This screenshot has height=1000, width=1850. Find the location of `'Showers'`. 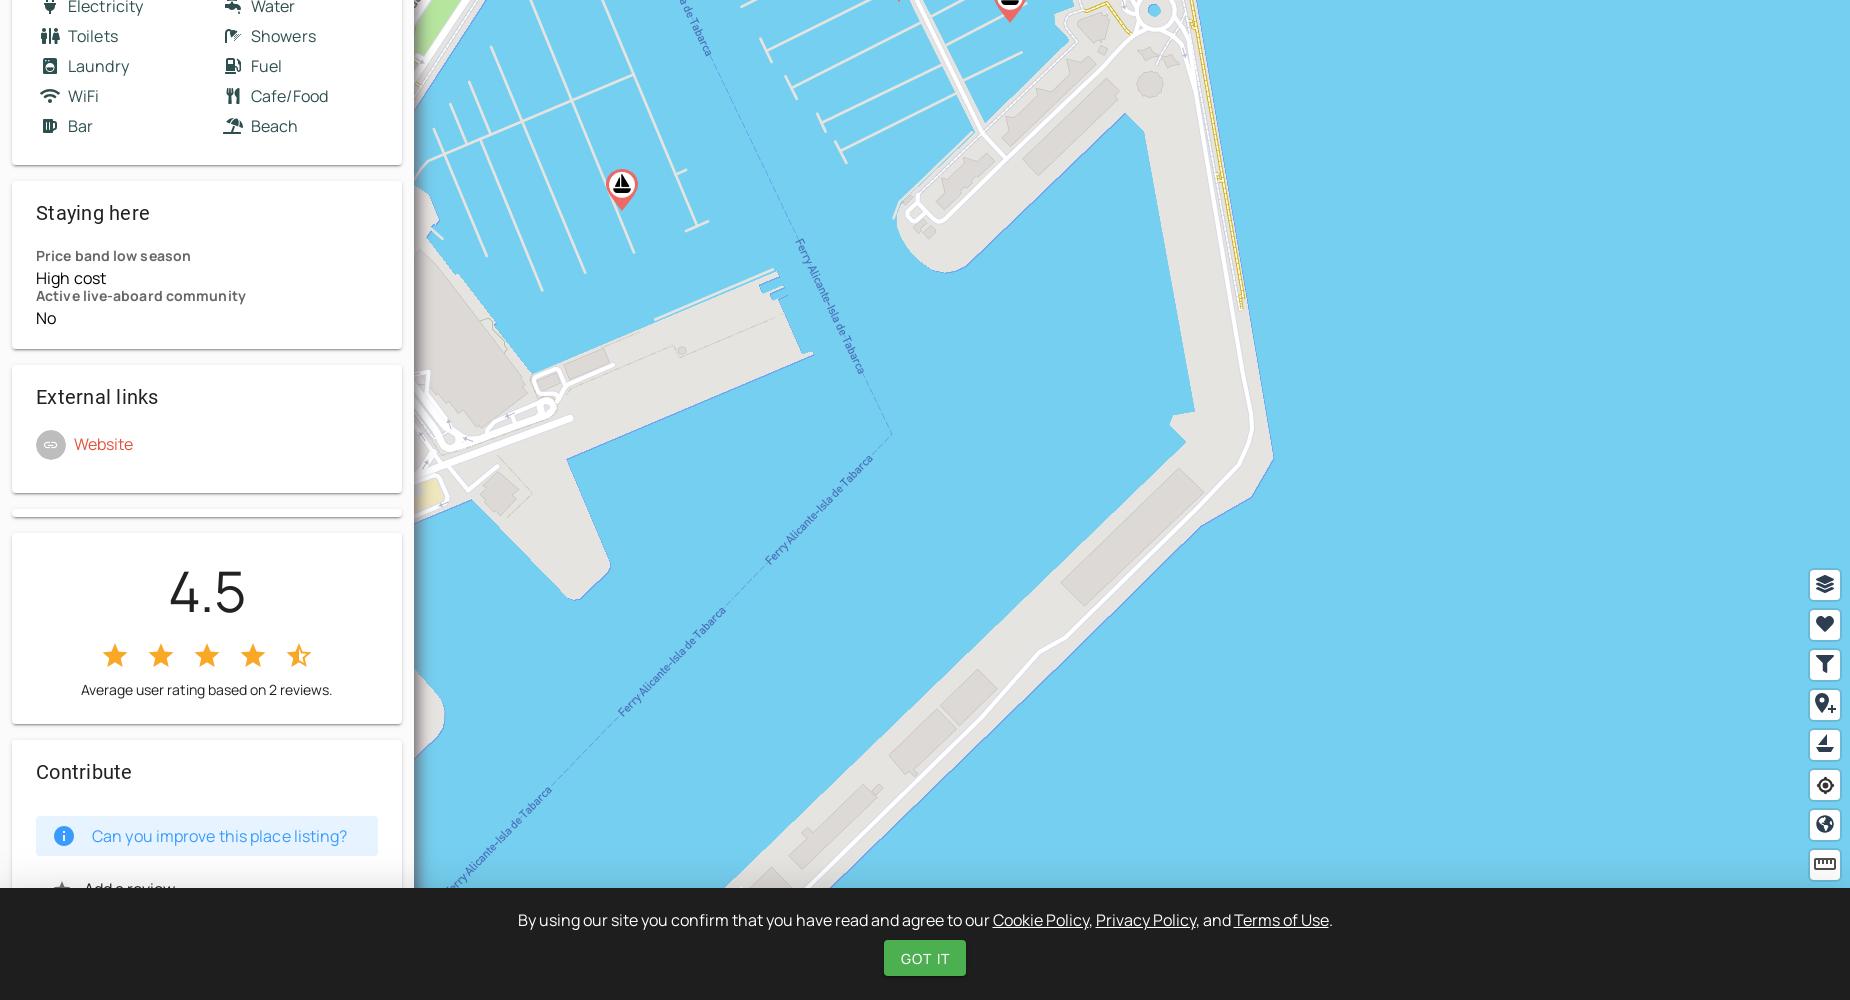

'Showers' is located at coordinates (282, 36).